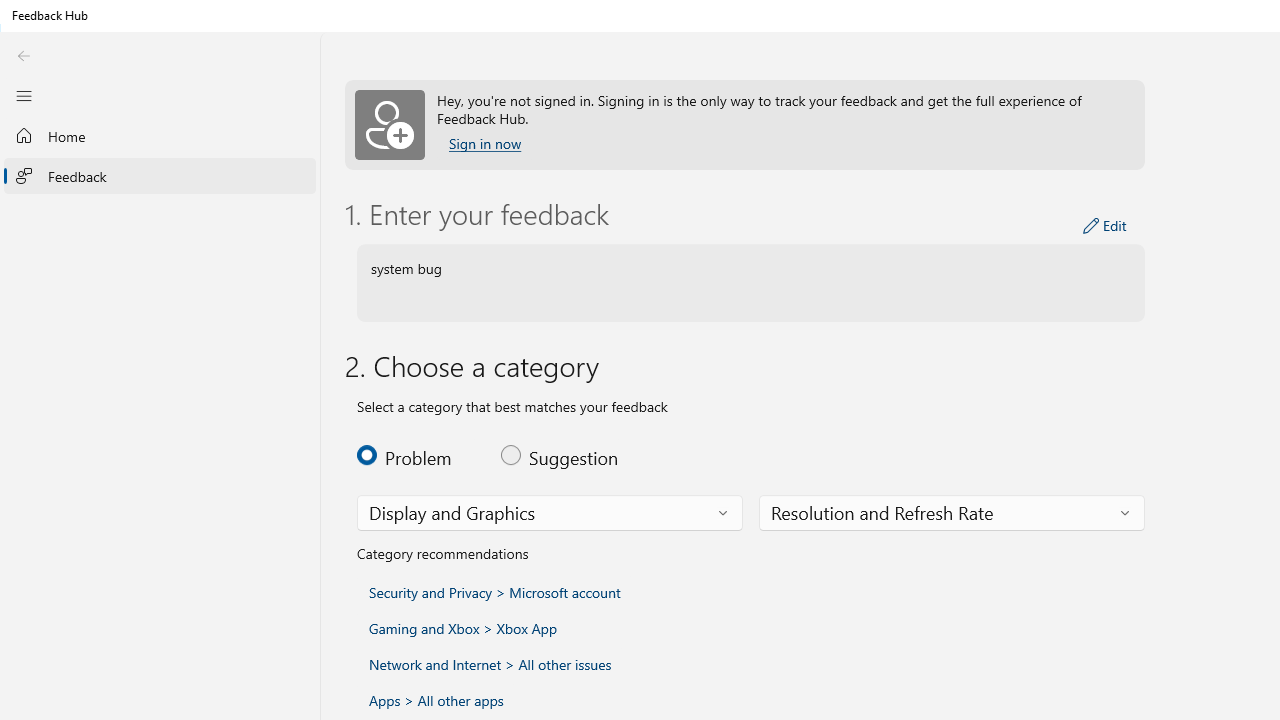 The width and height of the screenshot is (1280, 720). Describe the element at coordinates (560, 455) in the screenshot. I see `'Feedback type, Suggestion'` at that location.